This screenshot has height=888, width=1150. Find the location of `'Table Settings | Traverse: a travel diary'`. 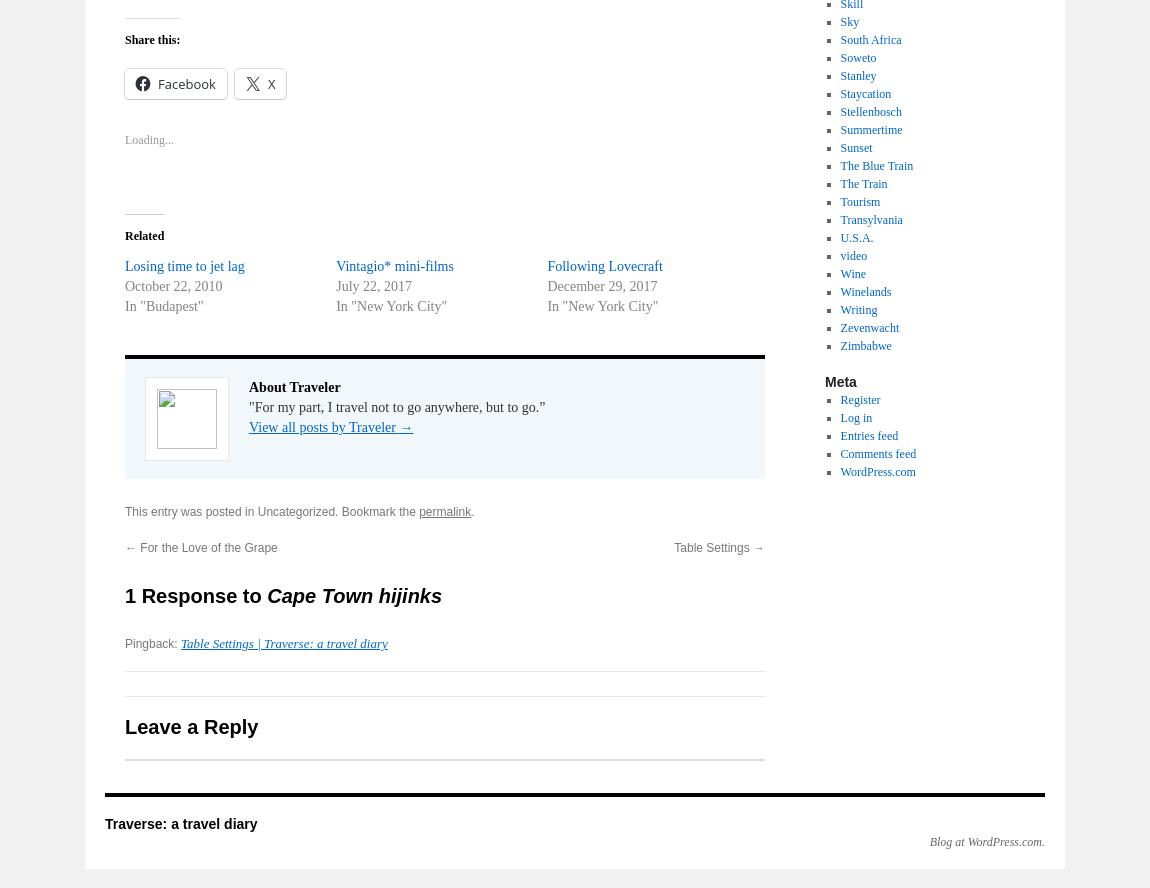

'Table Settings | Traverse: a travel diary' is located at coordinates (180, 642).